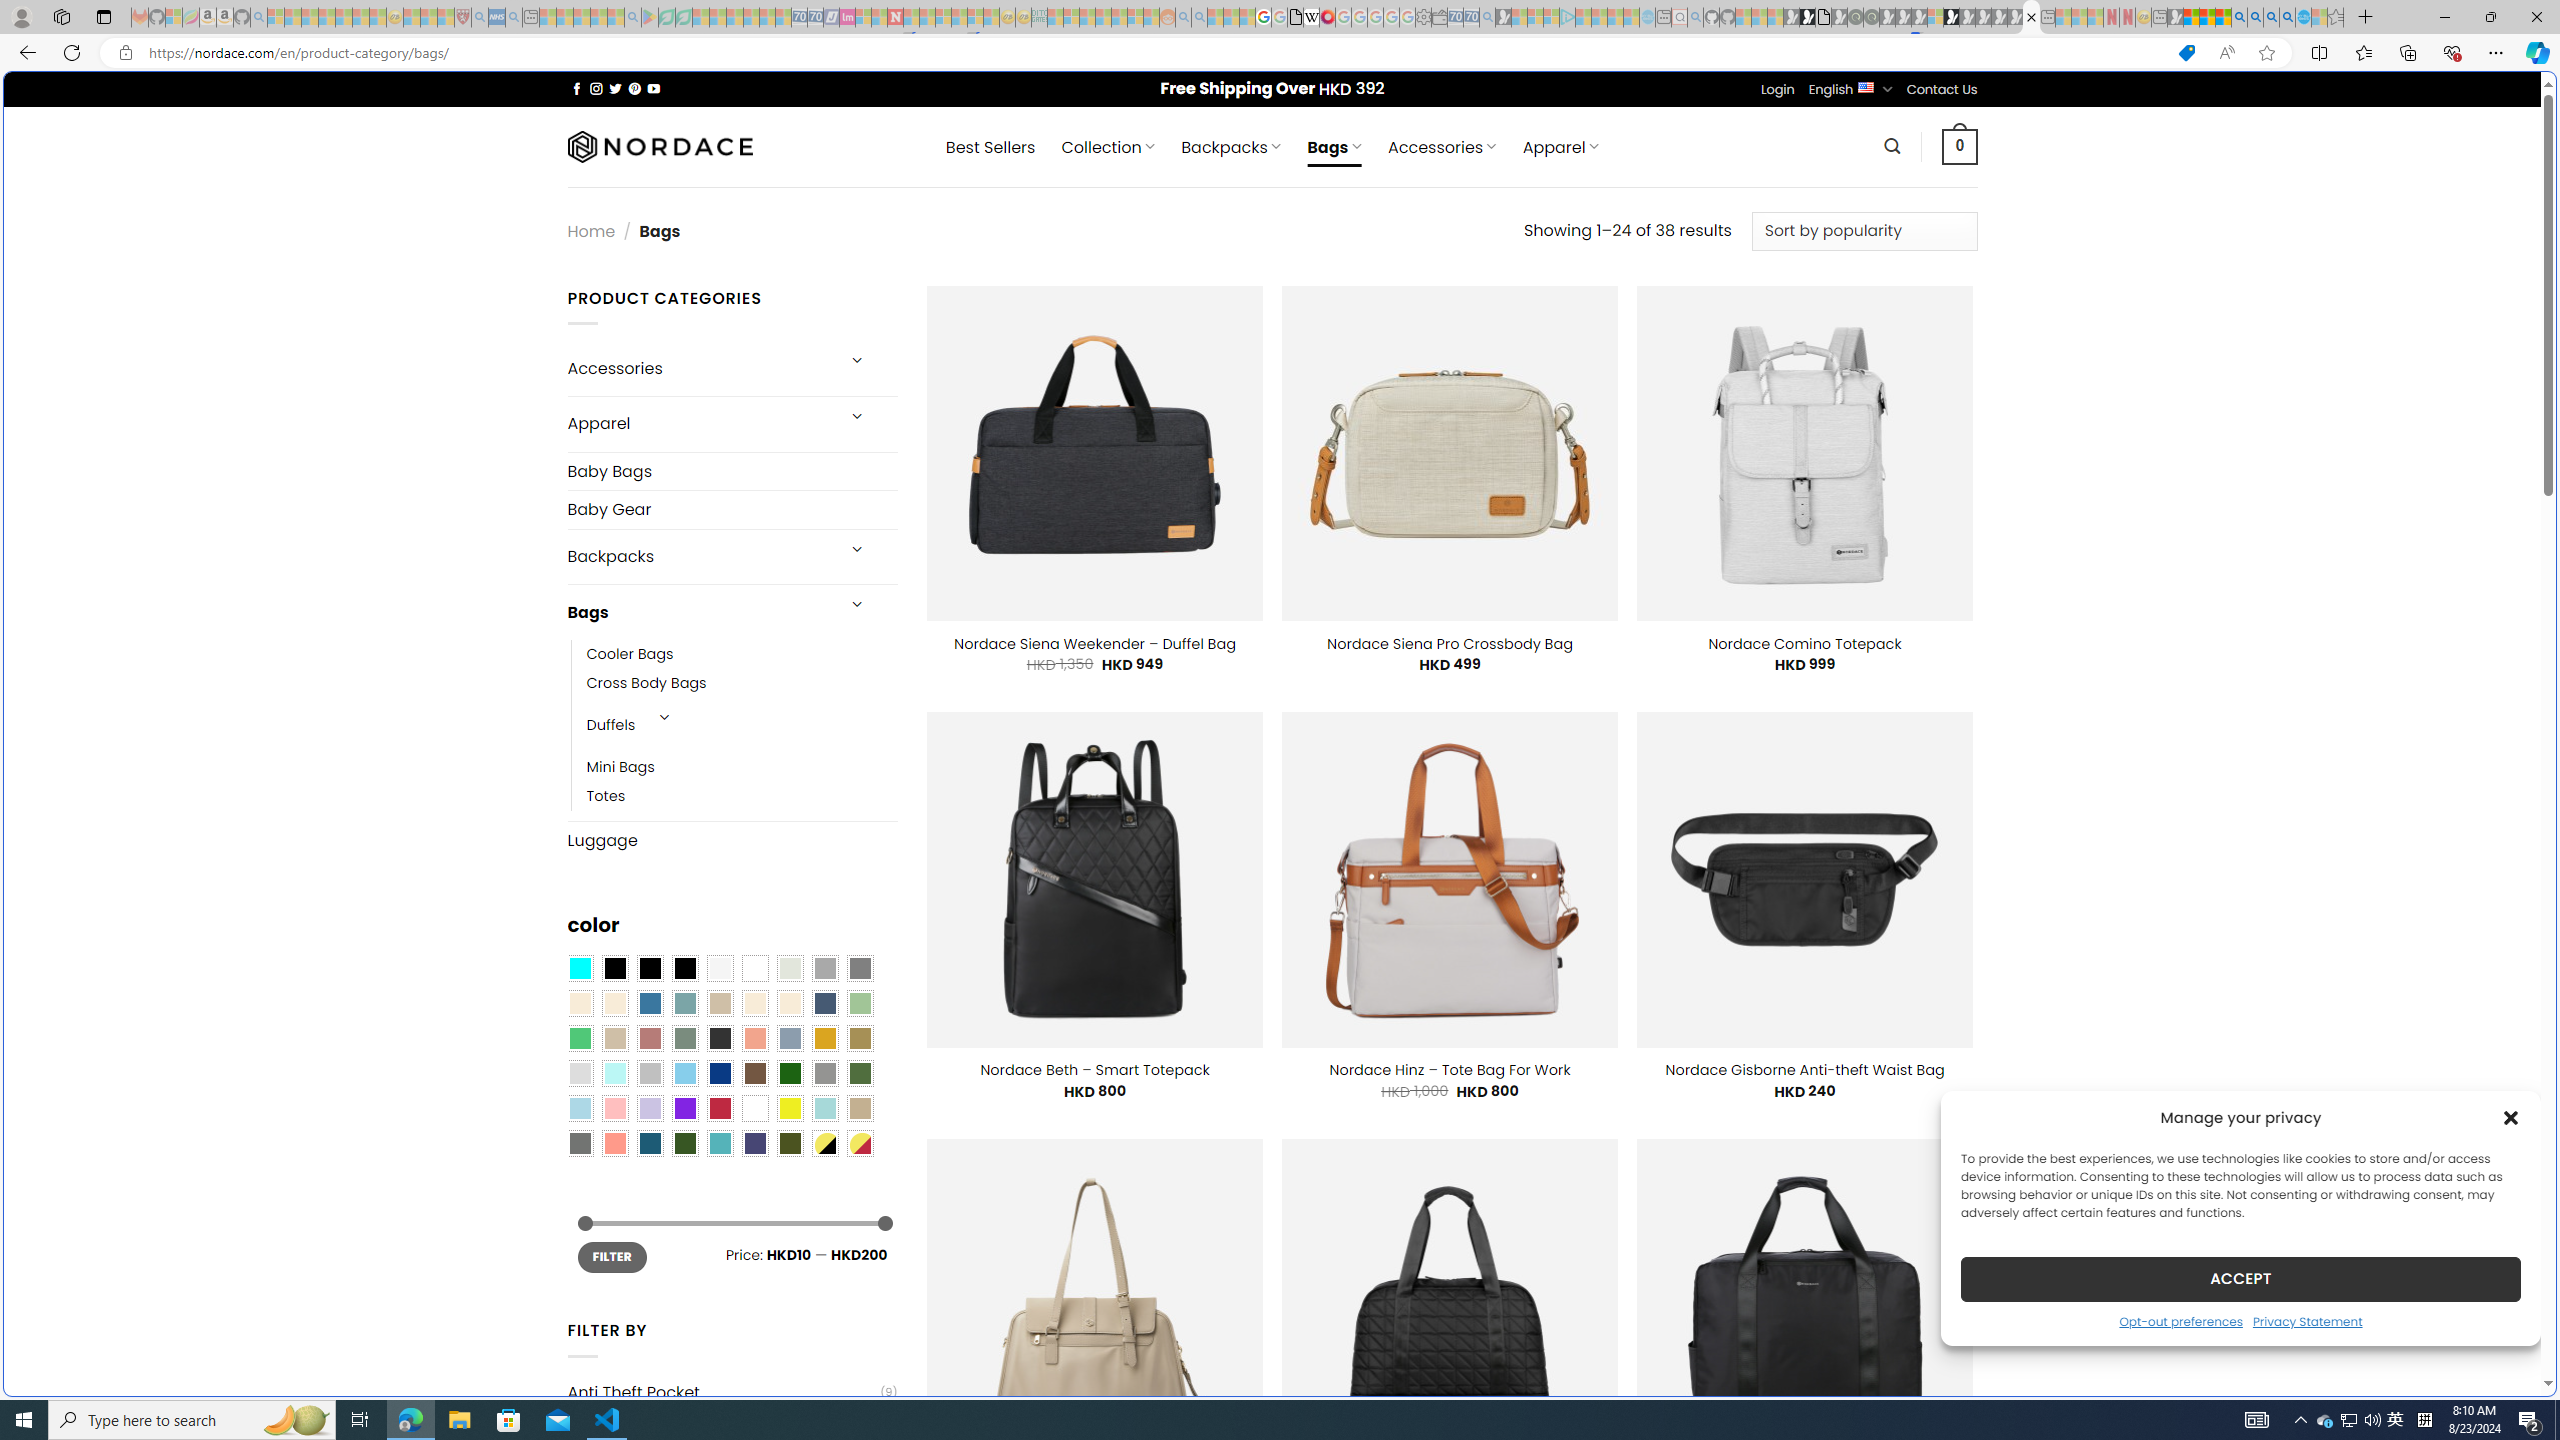 The image size is (2560, 1440). Describe the element at coordinates (649, 1107) in the screenshot. I see `'Light Purple'` at that location.